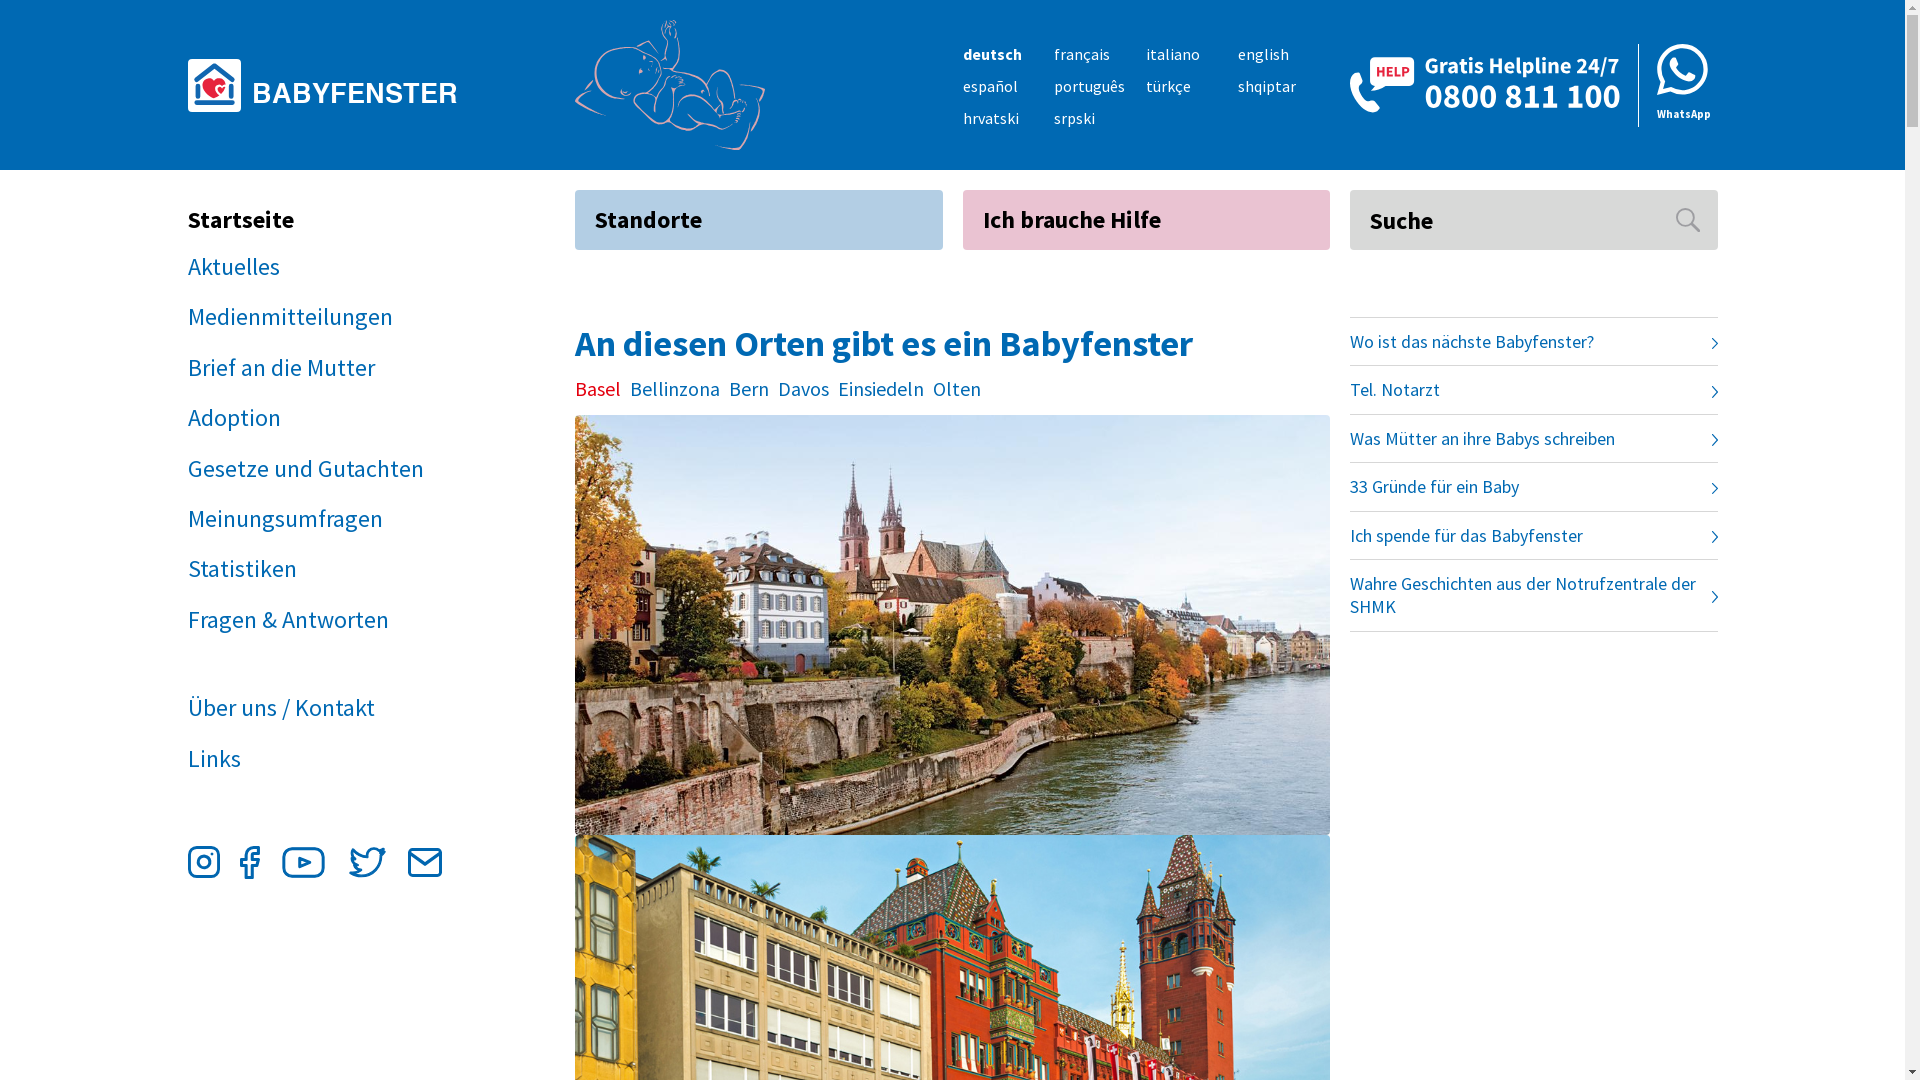  Describe the element at coordinates (1073, 118) in the screenshot. I see `'srpski'` at that location.